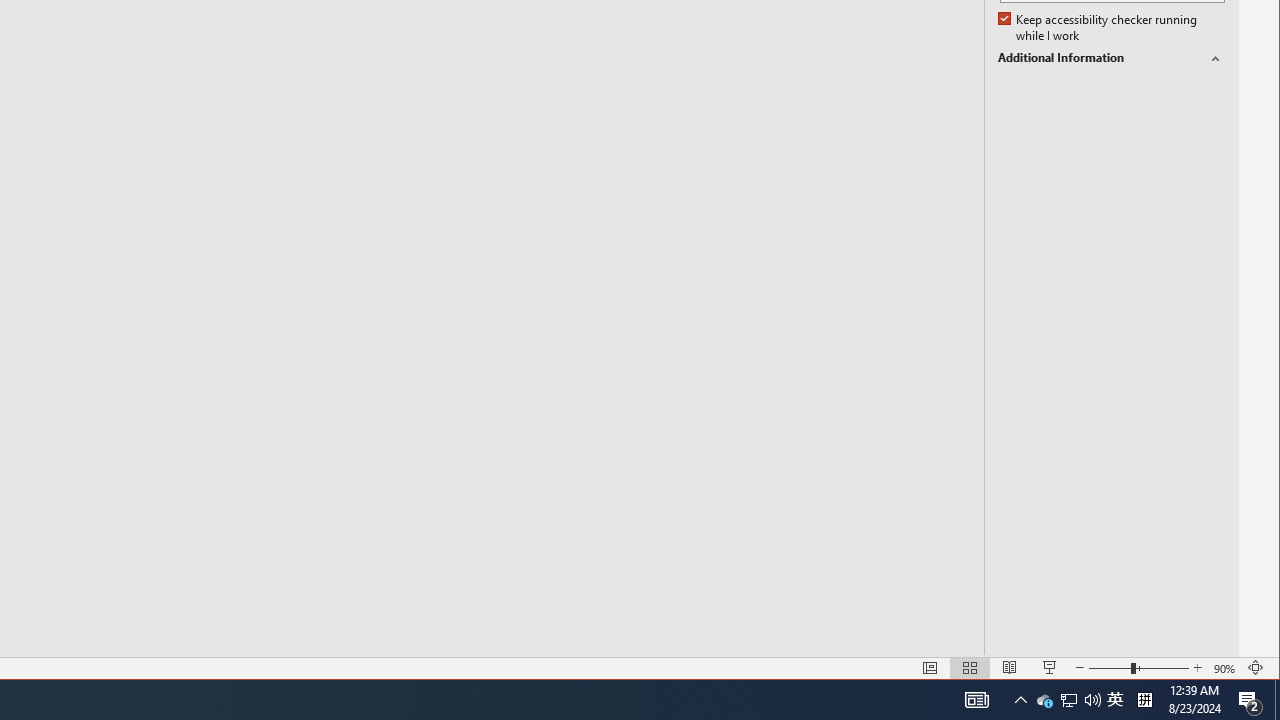 The height and width of the screenshot is (720, 1280). Describe the element at coordinates (1092, 698) in the screenshot. I see `'Q2790: 100%'` at that location.